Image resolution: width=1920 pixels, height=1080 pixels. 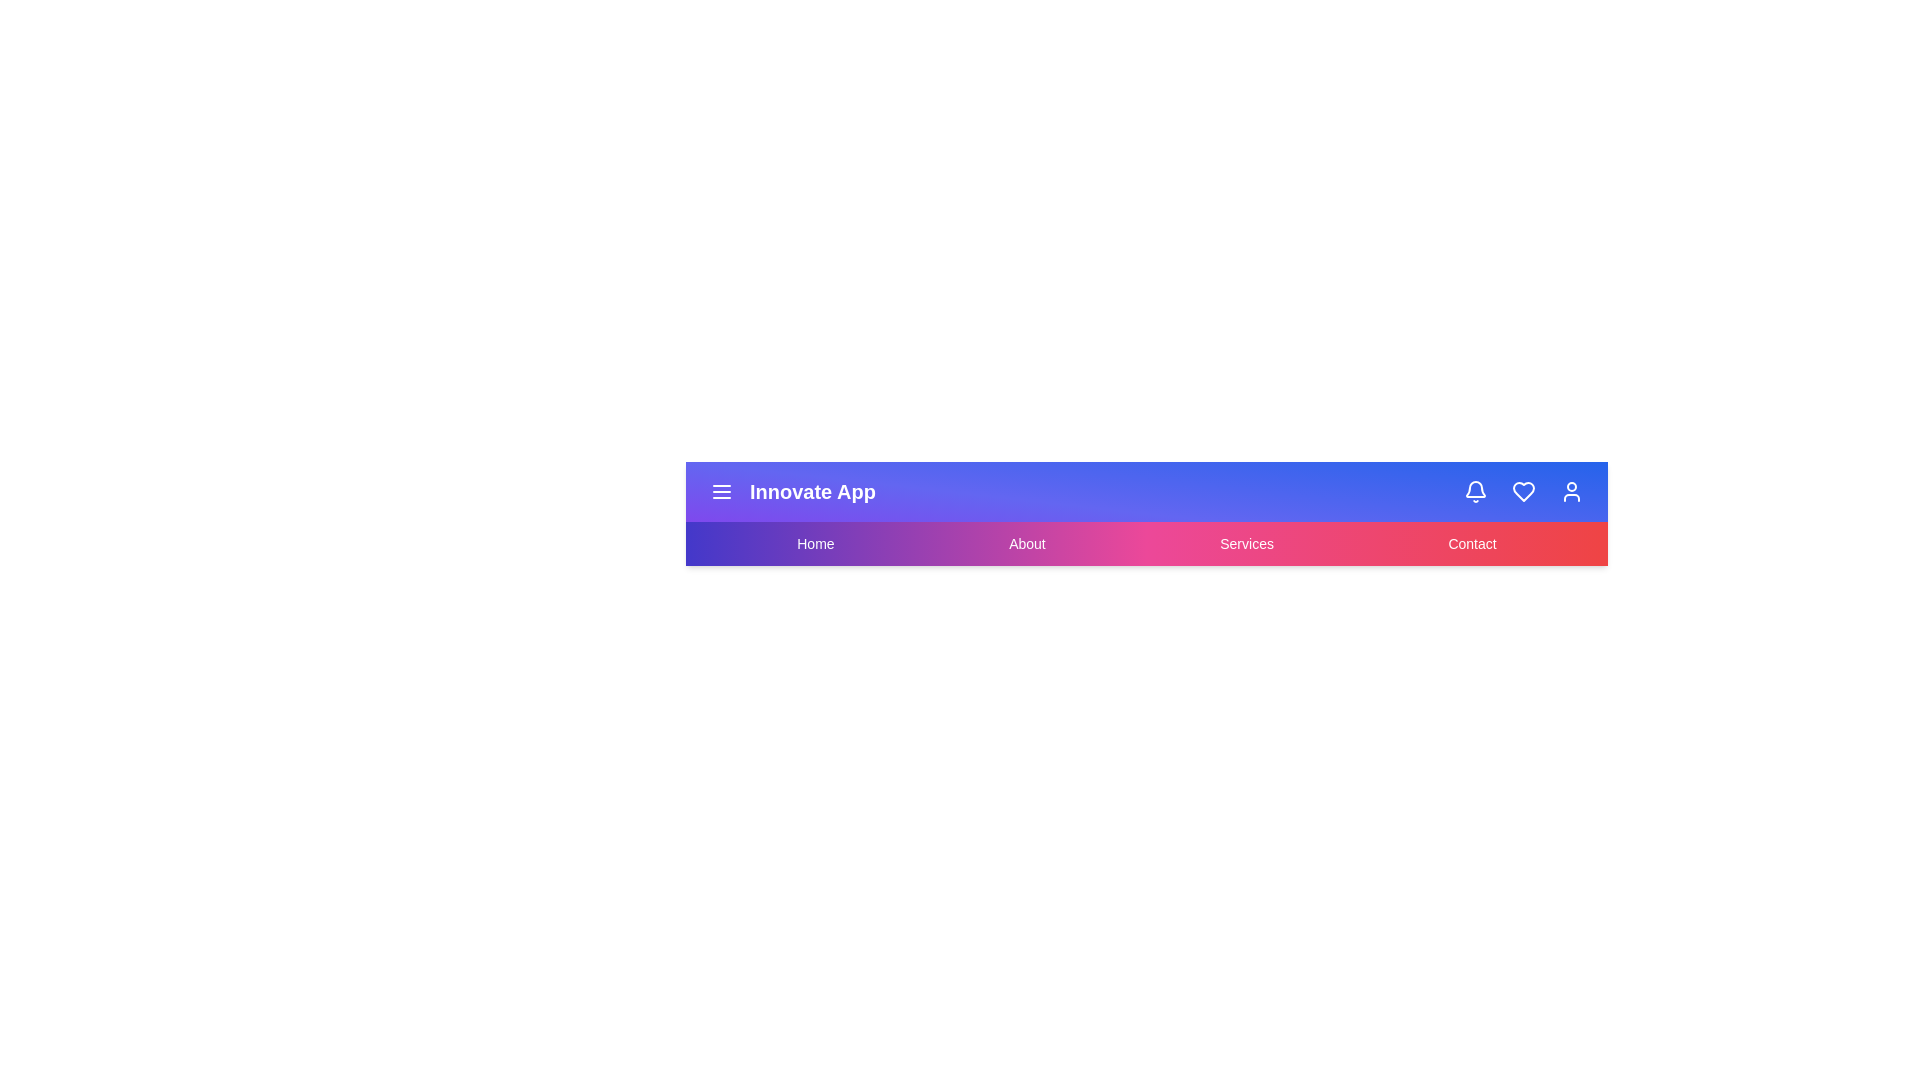 What do you see at coordinates (720, 492) in the screenshot?
I see `the interactive element Menu Icon` at bounding box center [720, 492].